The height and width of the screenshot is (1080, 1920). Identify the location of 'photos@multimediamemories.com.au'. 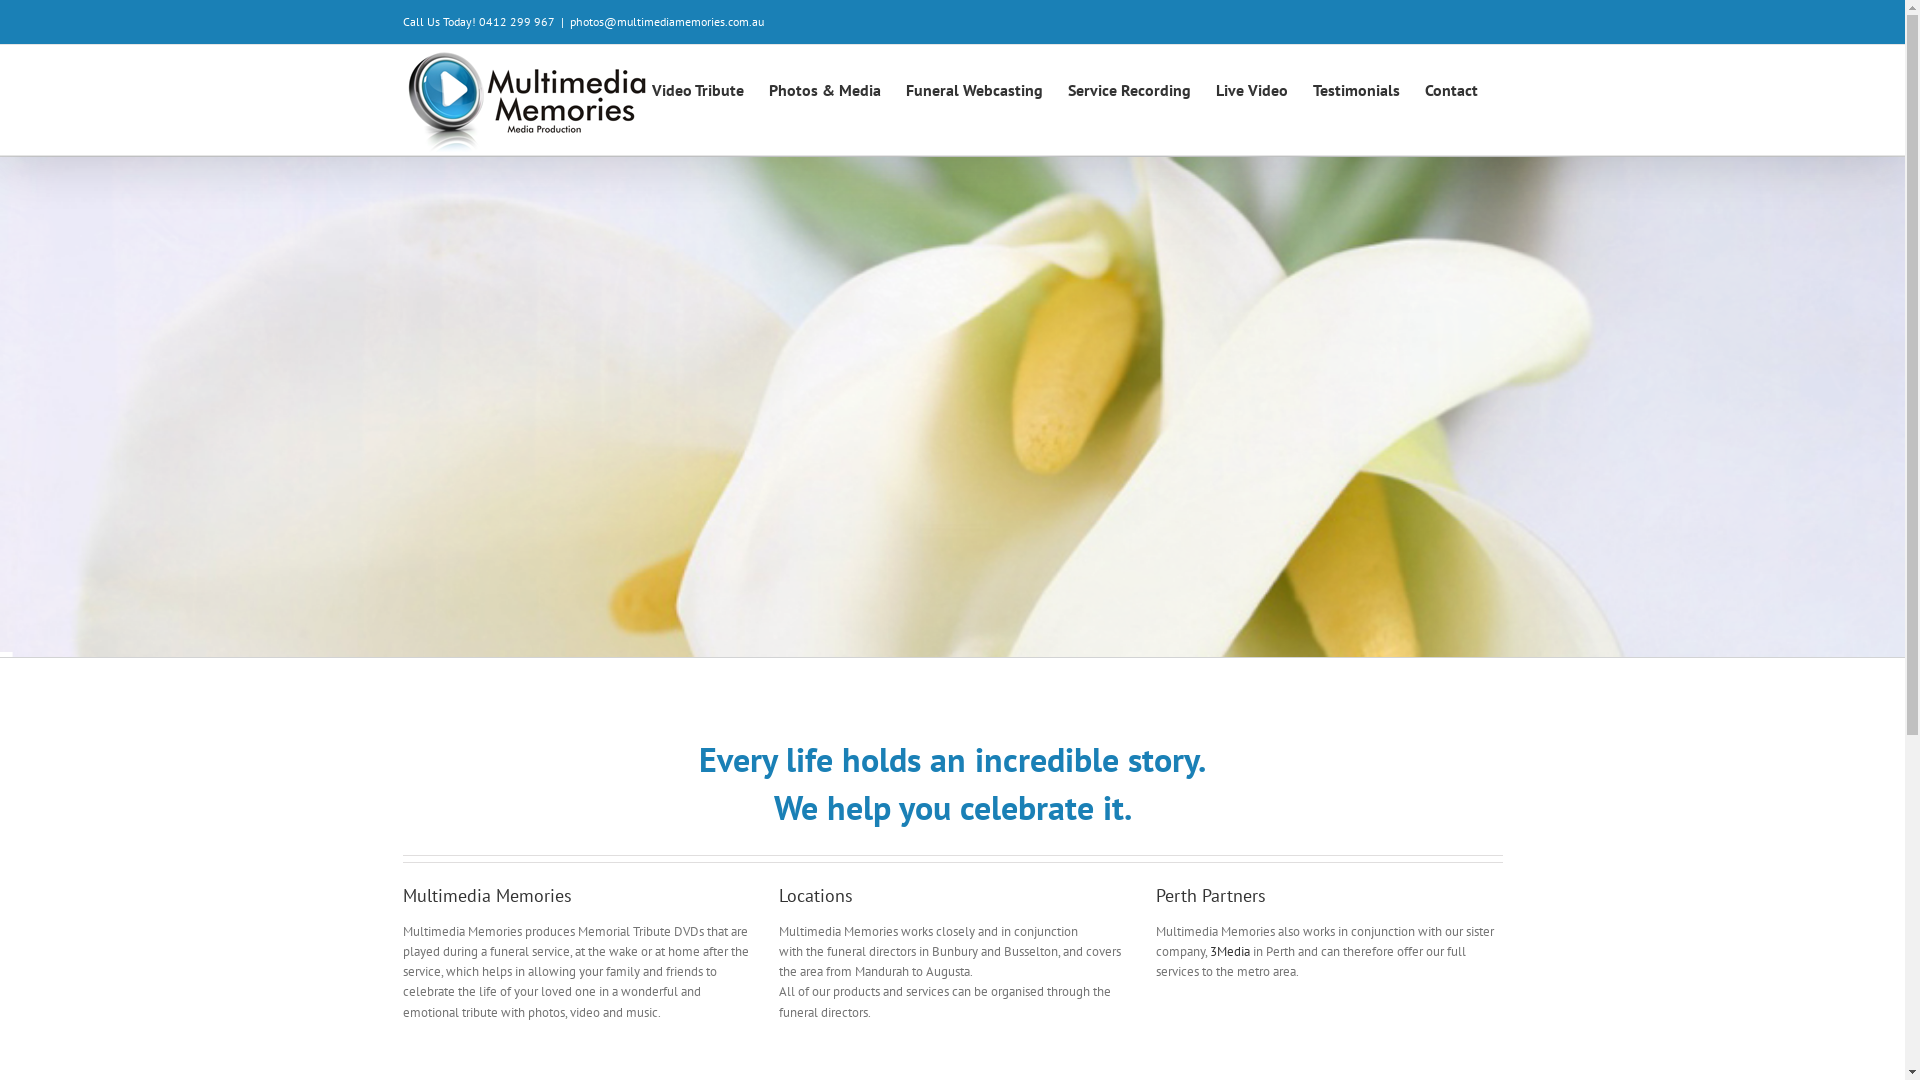
(667, 21).